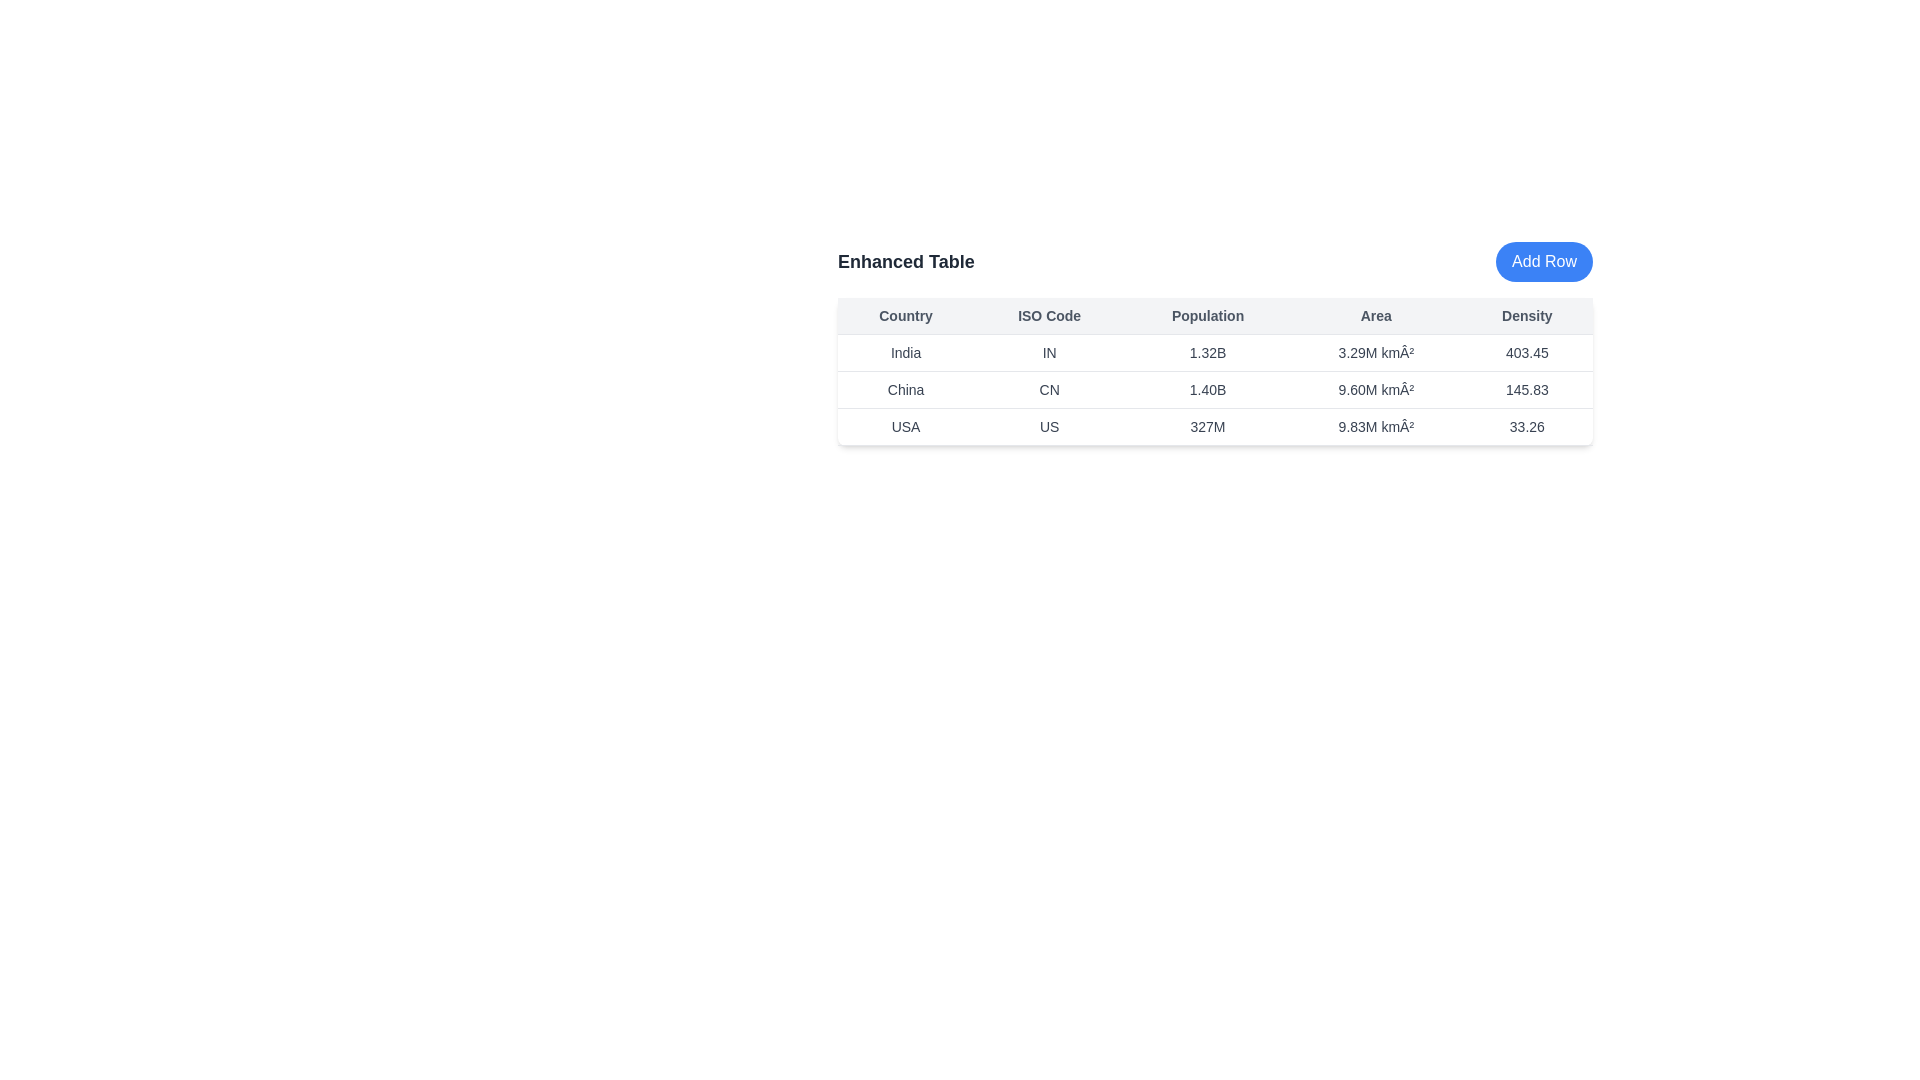  I want to click on text content displayed as '9.83M km²' in the fourth column of the last row of the 'Enhanced Table', so click(1375, 426).